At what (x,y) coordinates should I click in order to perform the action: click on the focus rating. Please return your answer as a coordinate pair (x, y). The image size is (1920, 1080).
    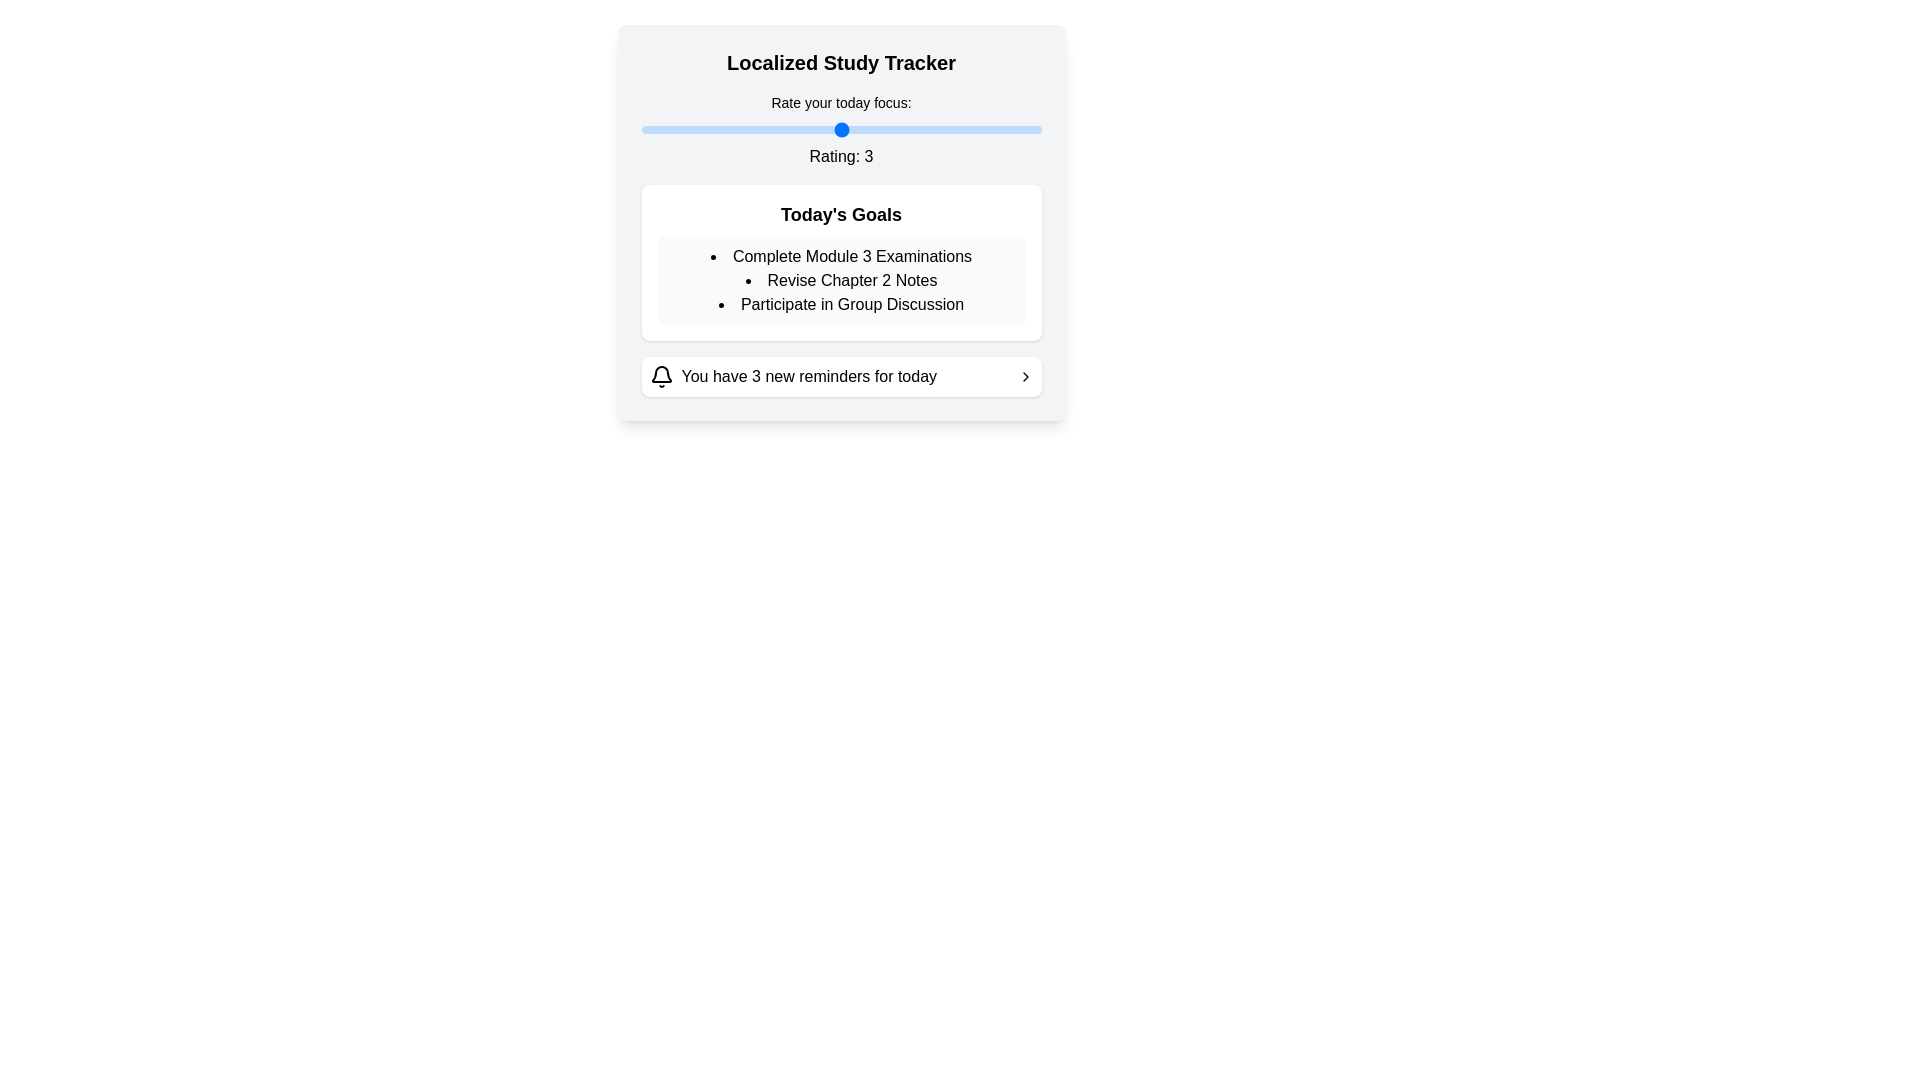
    Looking at the image, I should click on (841, 130).